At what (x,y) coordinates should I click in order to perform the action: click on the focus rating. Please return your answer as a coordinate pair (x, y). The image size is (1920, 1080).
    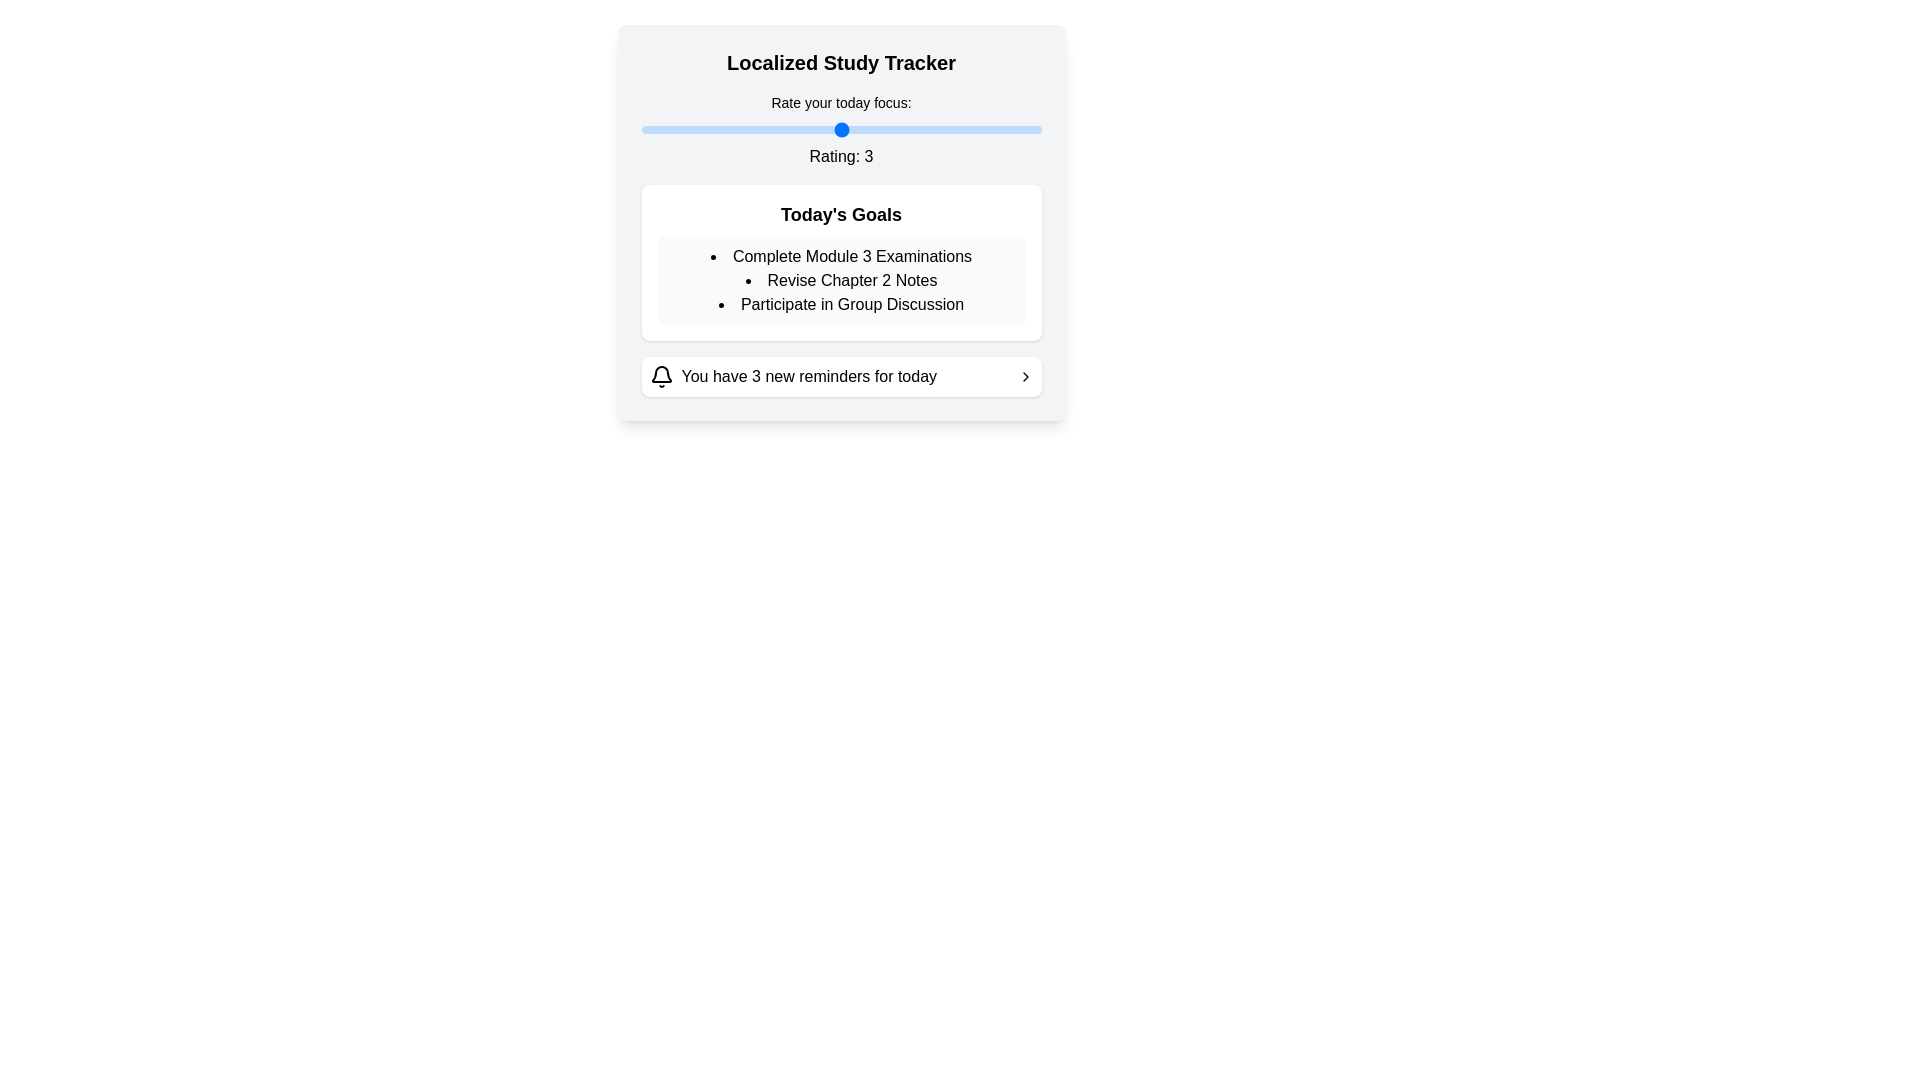
    Looking at the image, I should click on (841, 130).